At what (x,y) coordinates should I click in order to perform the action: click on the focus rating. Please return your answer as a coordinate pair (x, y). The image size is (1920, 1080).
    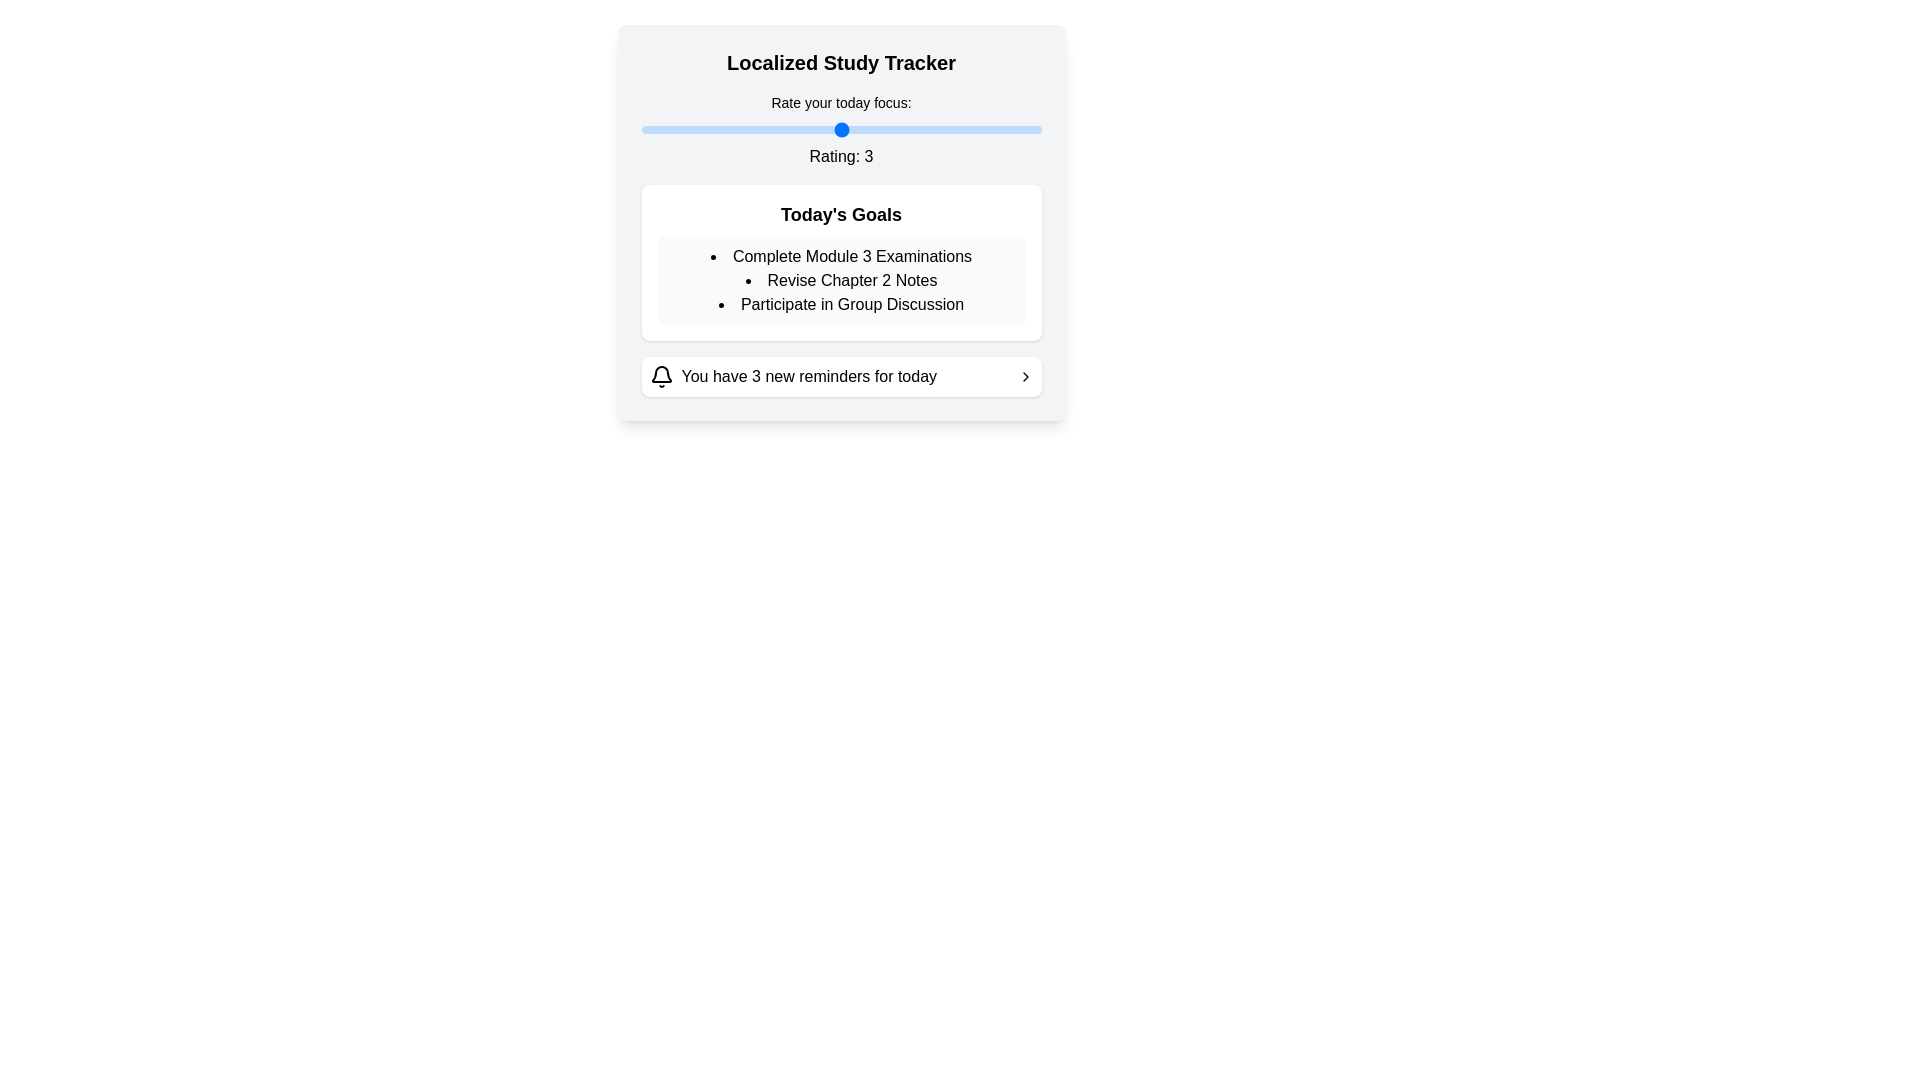
    Looking at the image, I should click on (841, 130).